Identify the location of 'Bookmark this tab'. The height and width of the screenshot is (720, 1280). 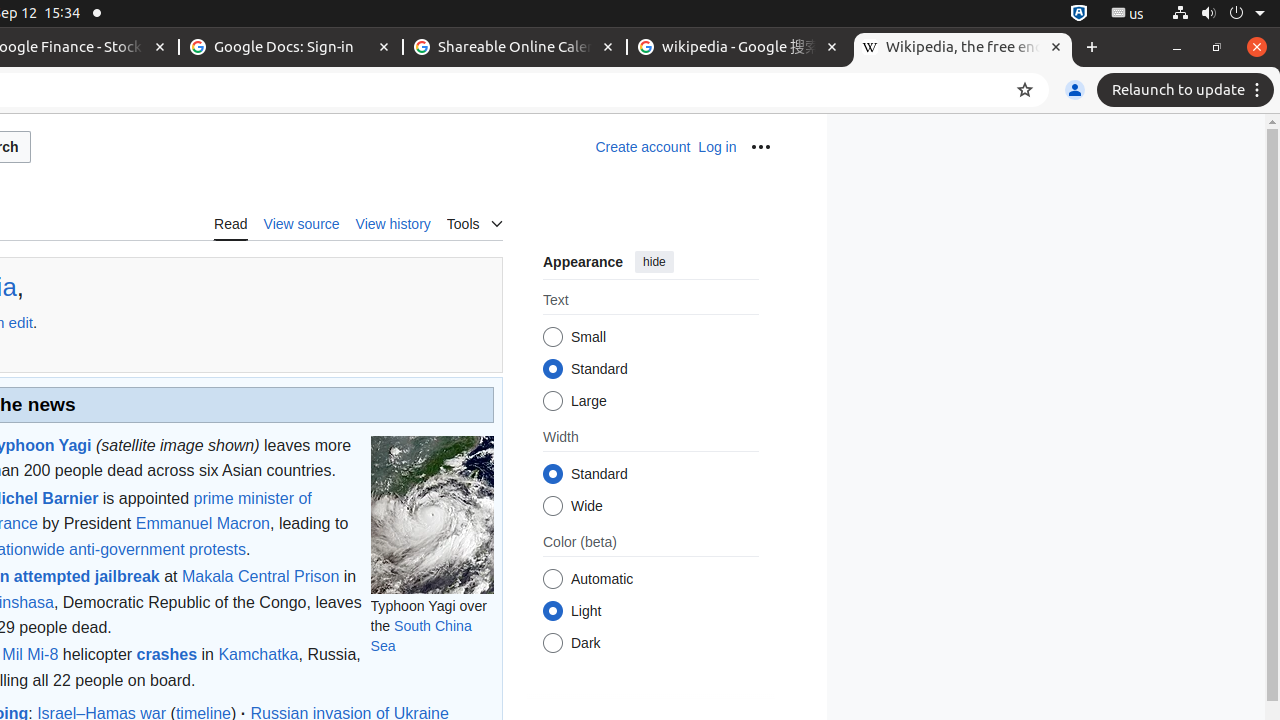
(1025, 90).